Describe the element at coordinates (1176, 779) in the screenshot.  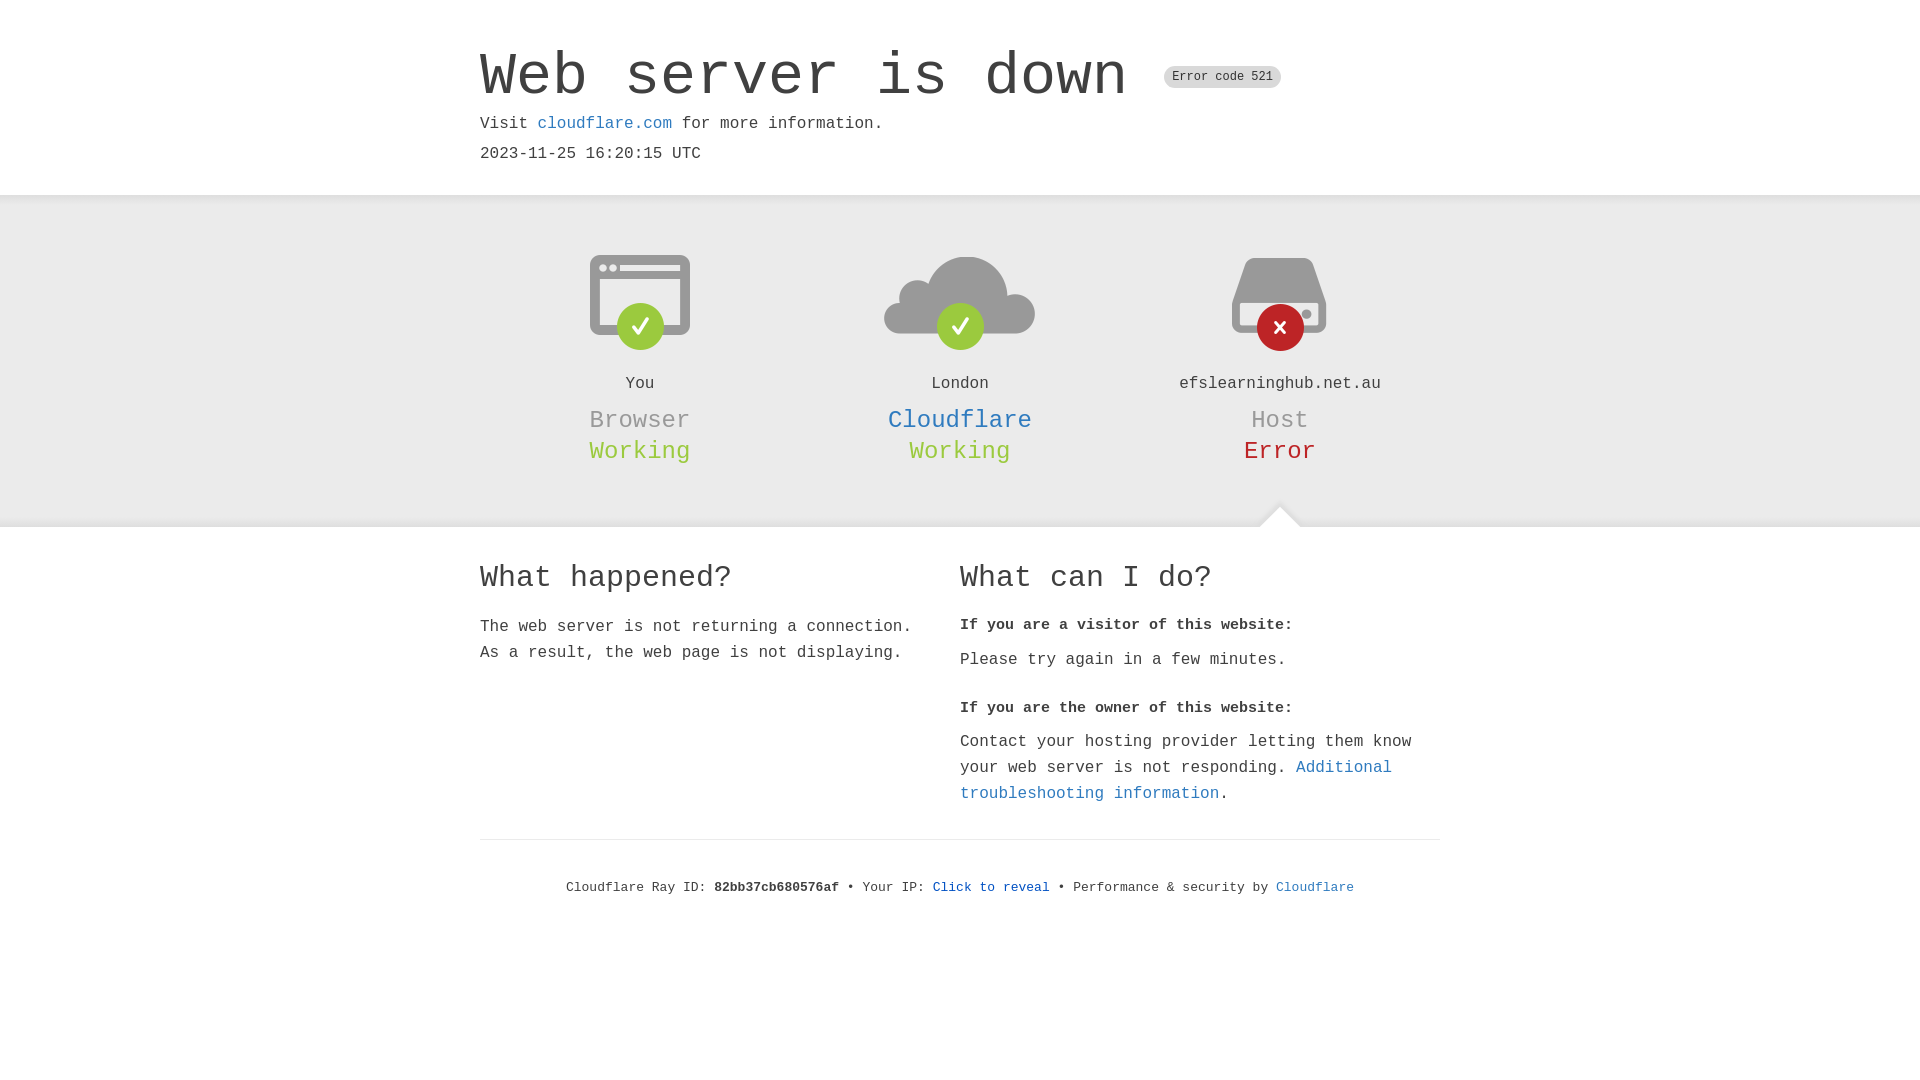
I see `'Additional troubleshooting information'` at that location.